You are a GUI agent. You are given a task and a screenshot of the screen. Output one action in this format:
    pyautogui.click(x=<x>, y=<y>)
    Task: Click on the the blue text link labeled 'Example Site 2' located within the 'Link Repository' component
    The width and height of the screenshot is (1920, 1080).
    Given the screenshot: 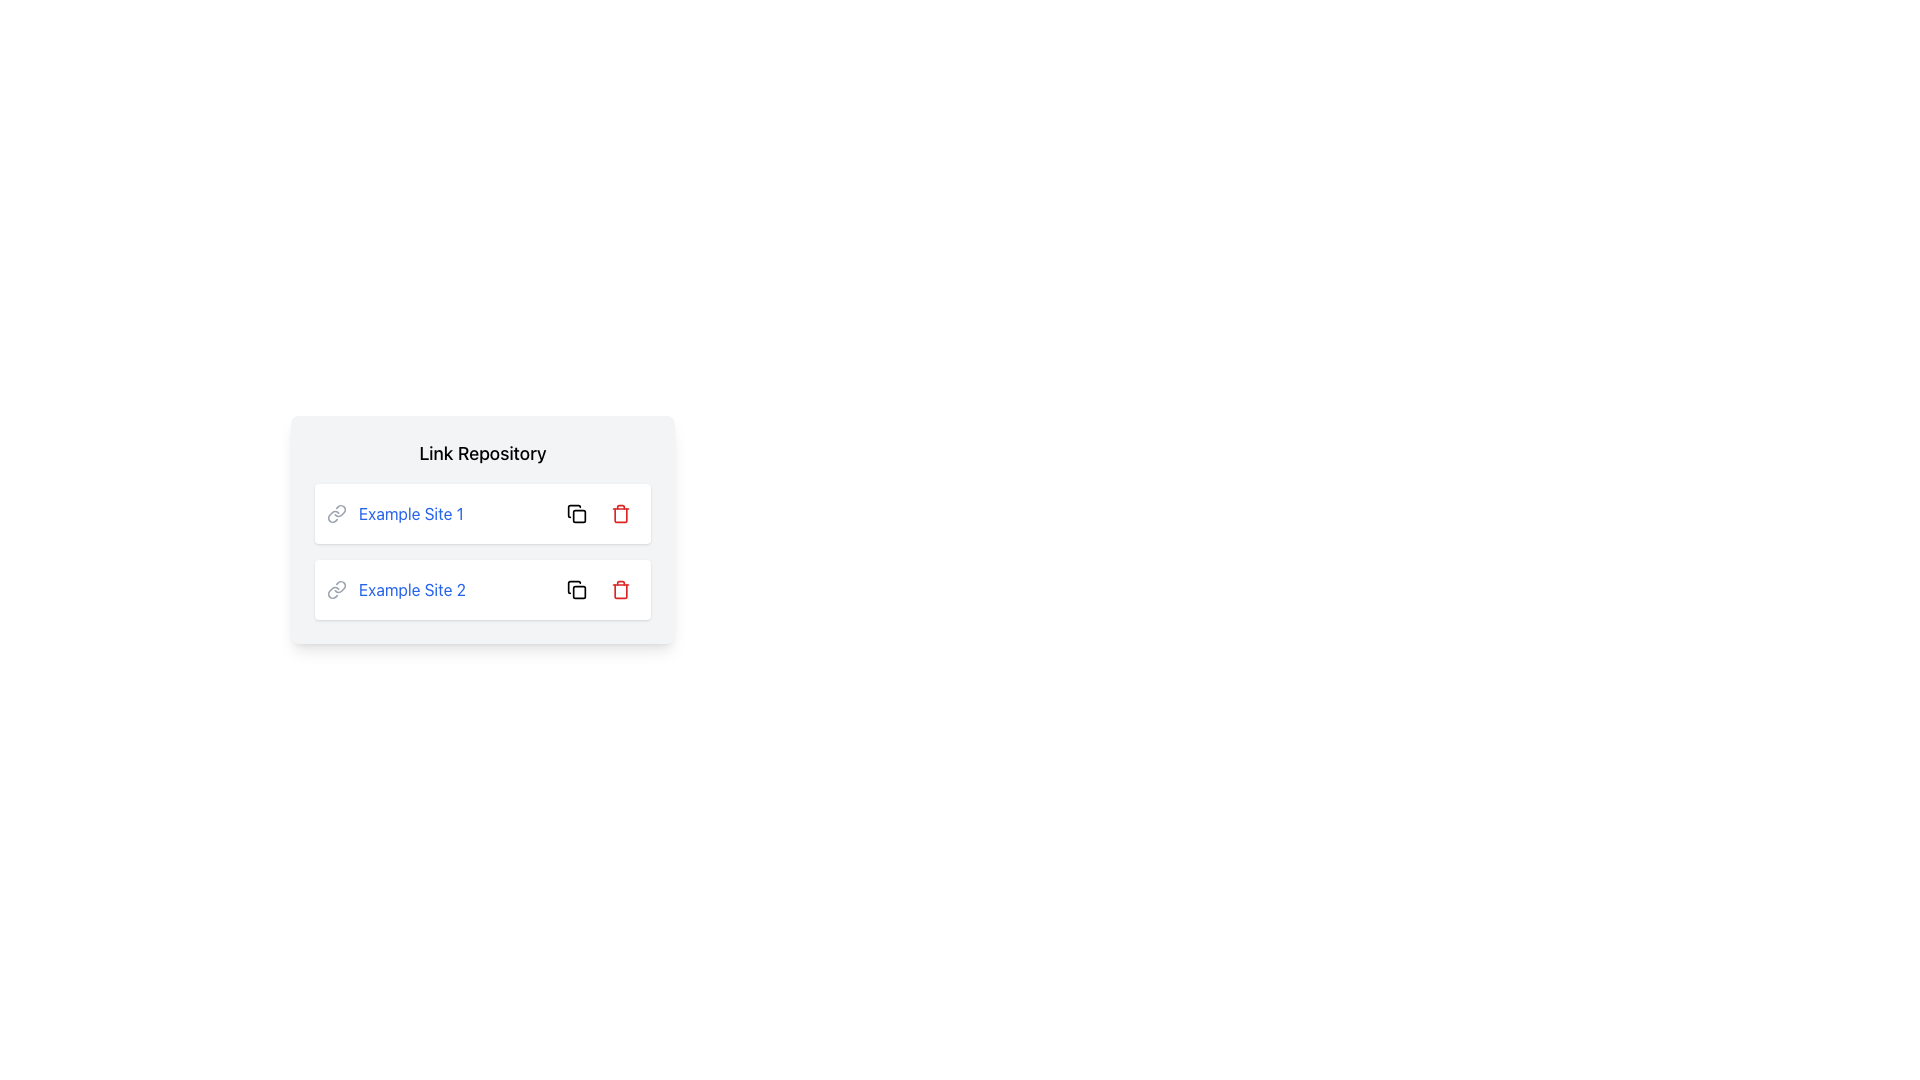 What is the action you would take?
    pyautogui.click(x=411, y=589)
    